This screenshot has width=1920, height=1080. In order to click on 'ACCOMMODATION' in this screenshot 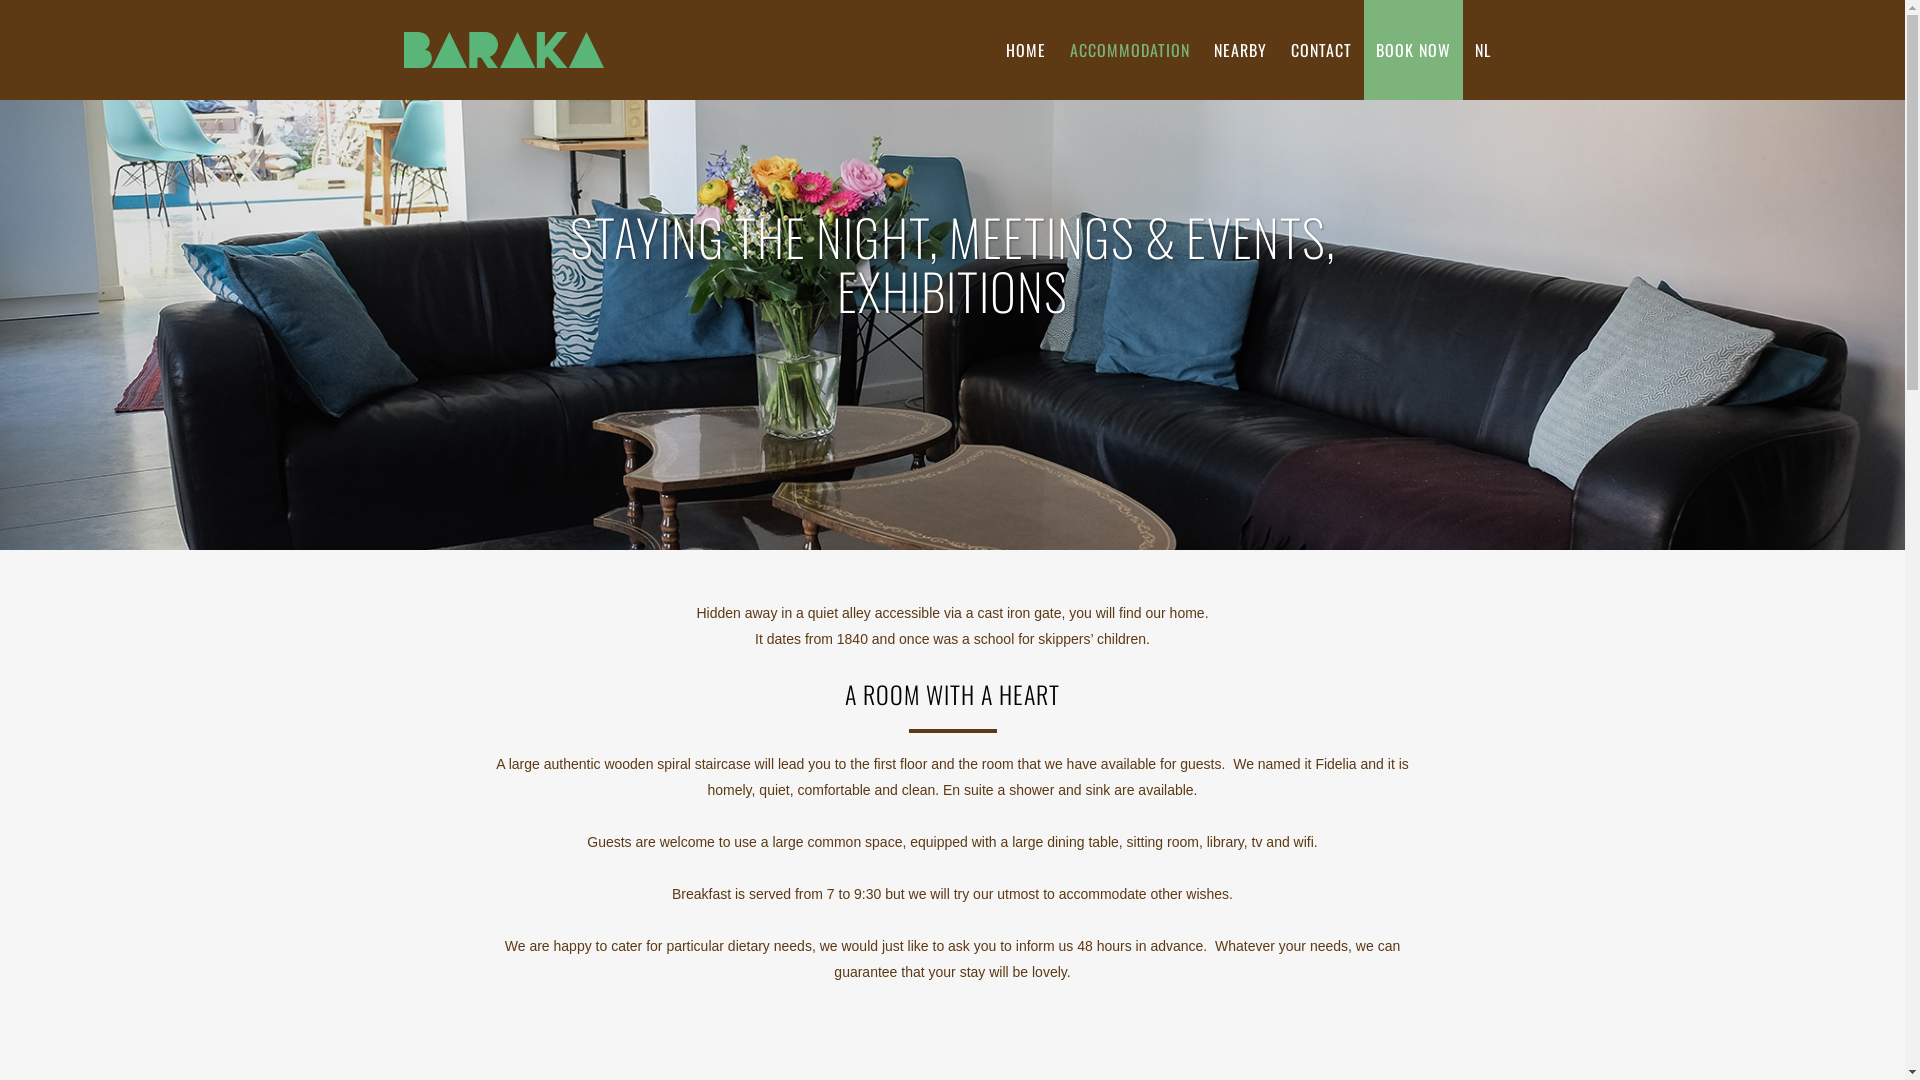, I will do `click(1129, 49)`.